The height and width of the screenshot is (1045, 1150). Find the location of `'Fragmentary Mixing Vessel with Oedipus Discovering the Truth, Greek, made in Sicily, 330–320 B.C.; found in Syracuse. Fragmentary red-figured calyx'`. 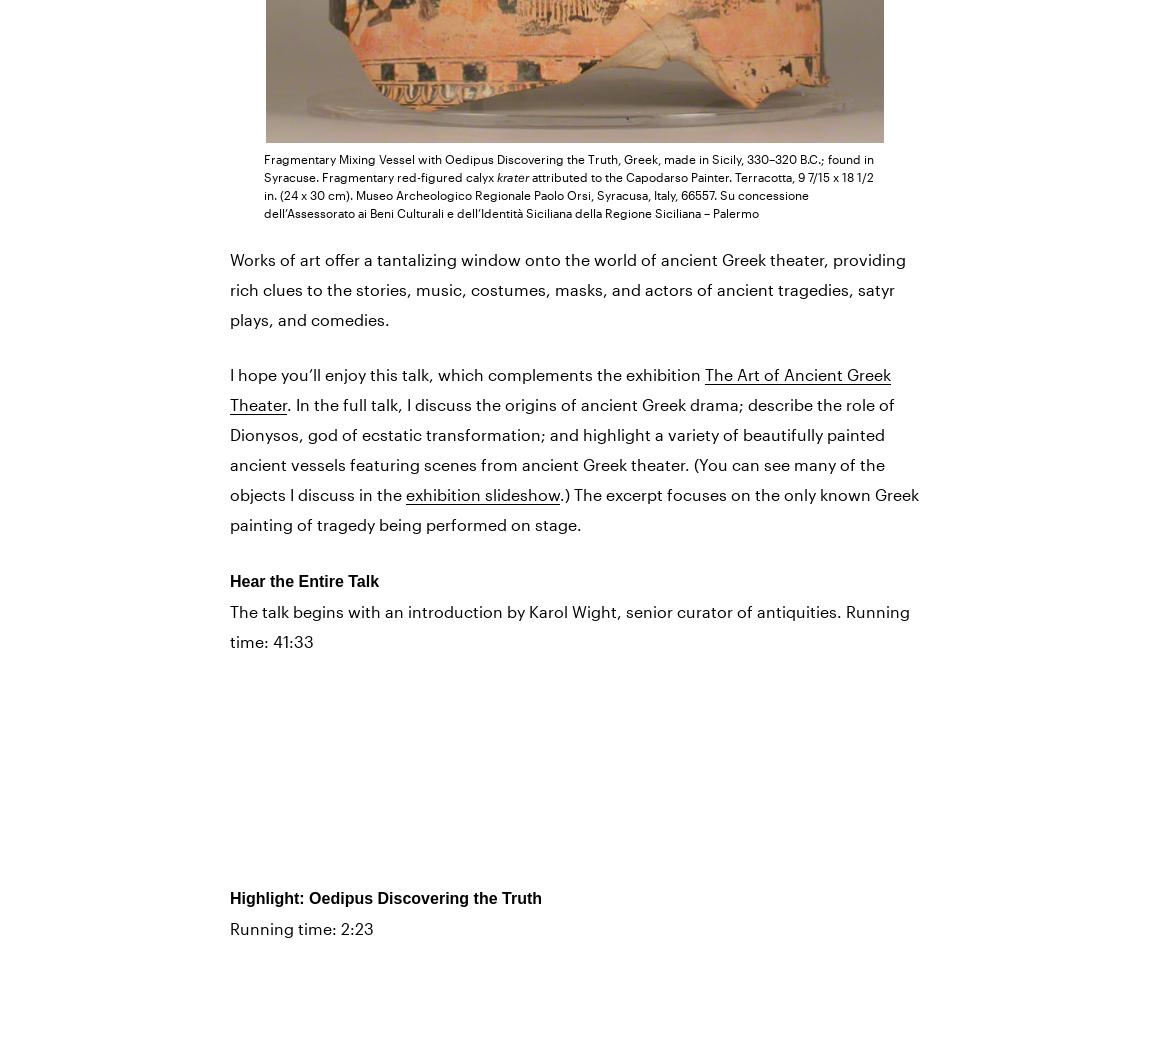

'Fragmentary Mixing Vessel with Oedipus Discovering the Truth, Greek, made in Sicily, 330–320 B.C.; found in Syracuse. Fragmentary red-figured calyx' is located at coordinates (569, 165).